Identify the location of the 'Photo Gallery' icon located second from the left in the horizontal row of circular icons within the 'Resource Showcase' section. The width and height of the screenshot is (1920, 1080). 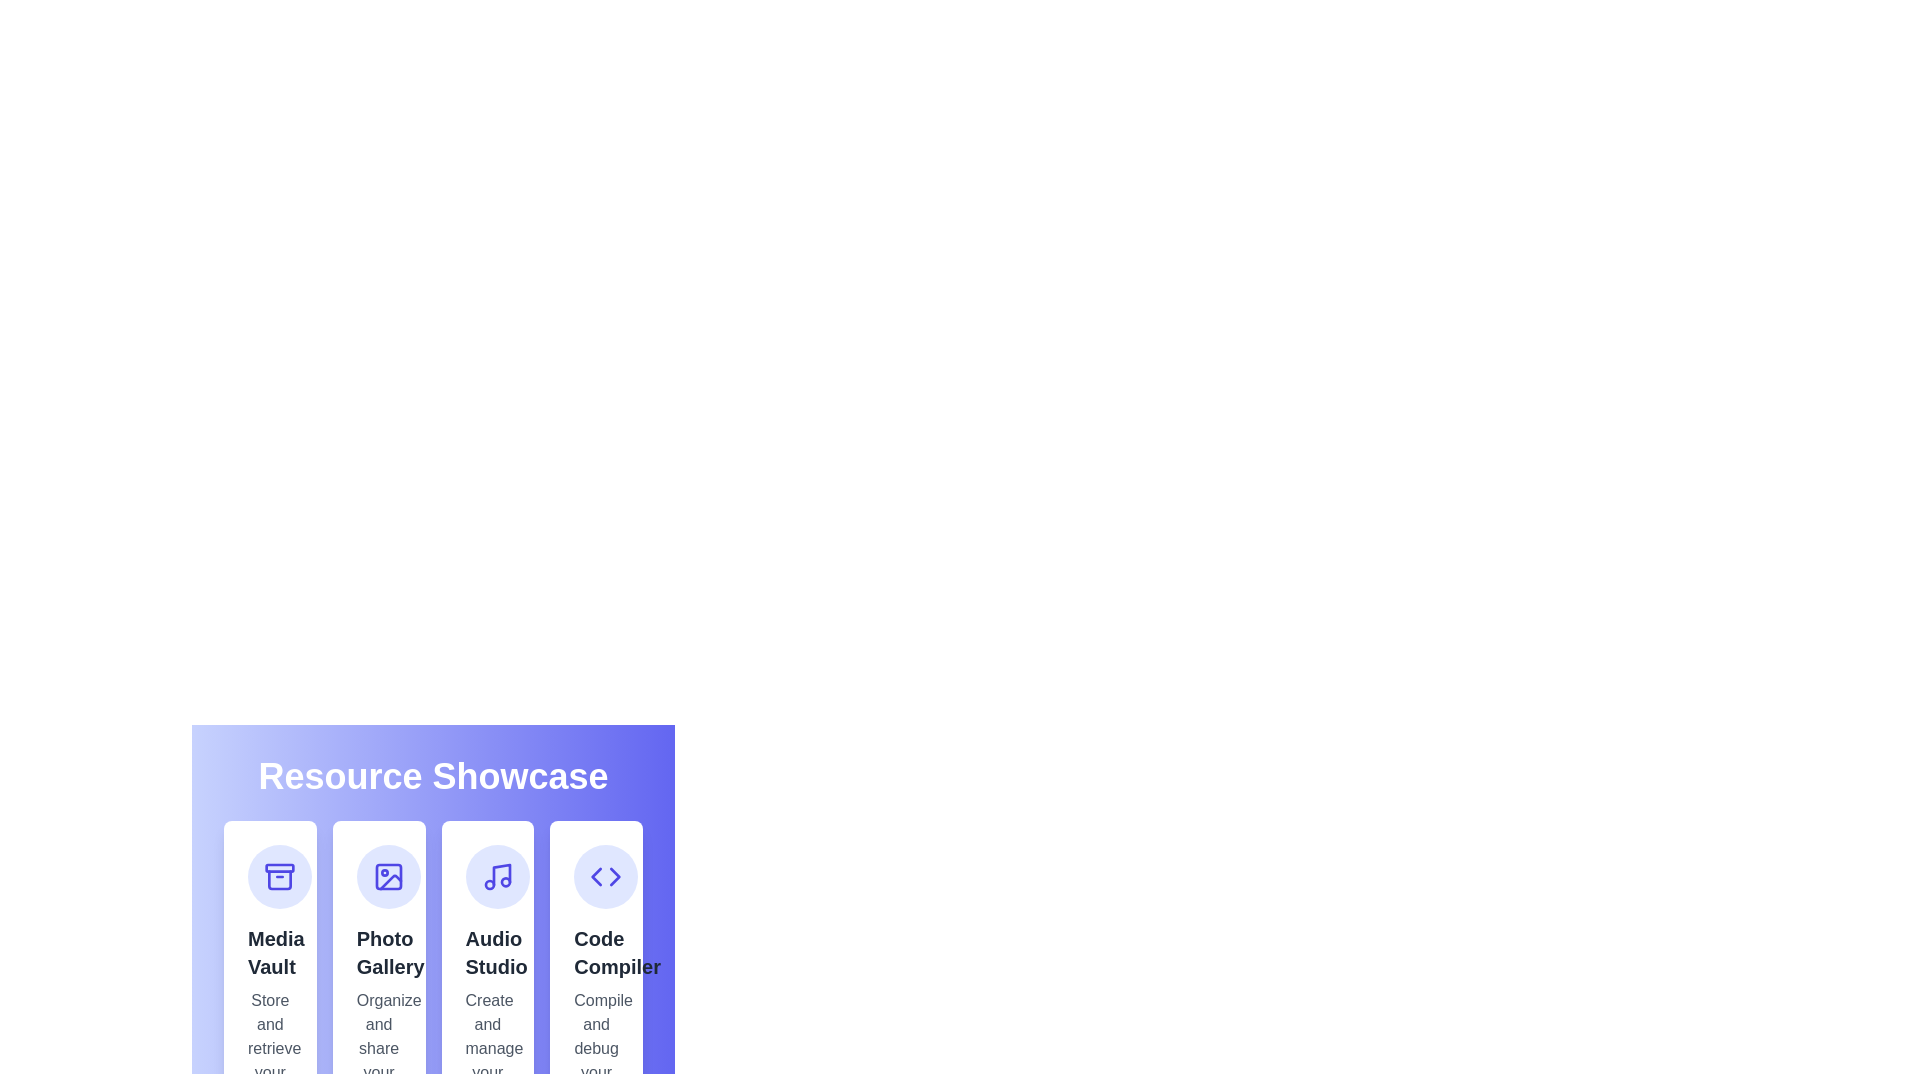
(388, 875).